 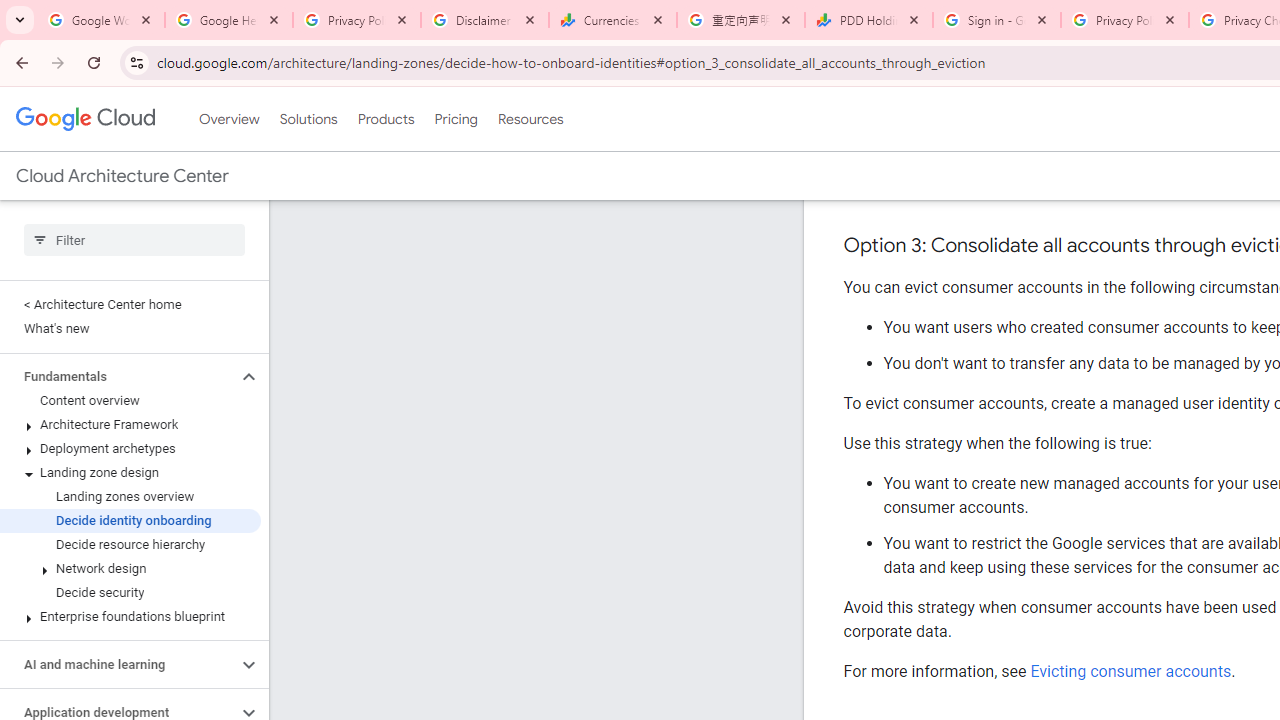 I want to click on 'Enterprise foundations blueprint', so click(x=129, y=616).